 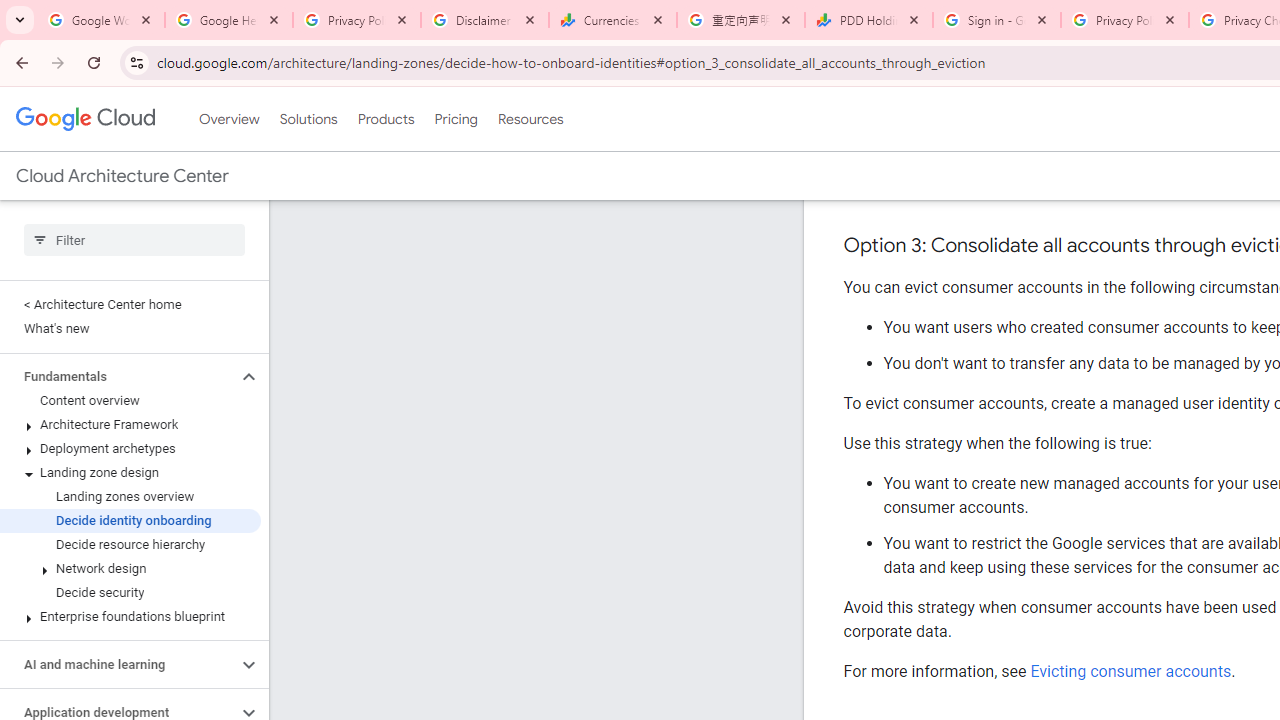 I want to click on 'Enterprise foundations blueprint', so click(x=129, y=616).